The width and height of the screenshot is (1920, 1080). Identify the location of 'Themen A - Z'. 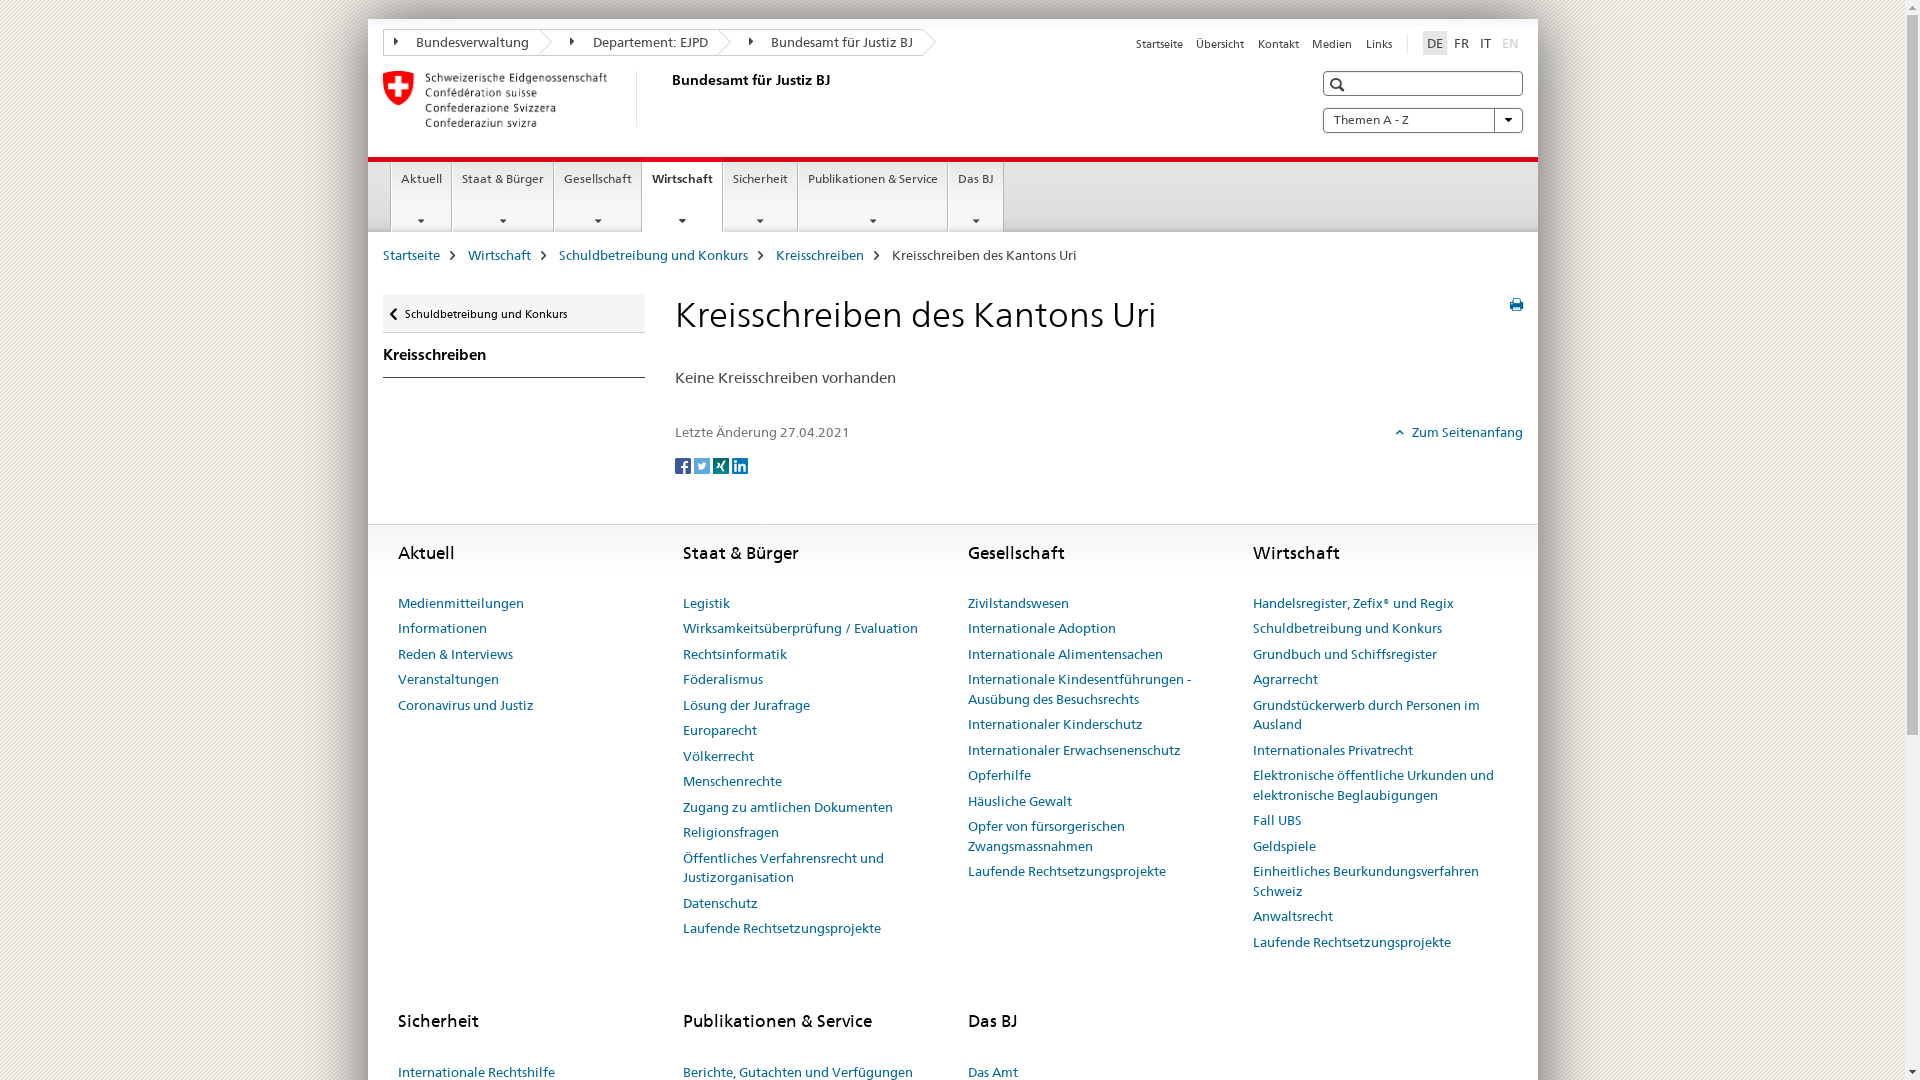
(1321, 119).